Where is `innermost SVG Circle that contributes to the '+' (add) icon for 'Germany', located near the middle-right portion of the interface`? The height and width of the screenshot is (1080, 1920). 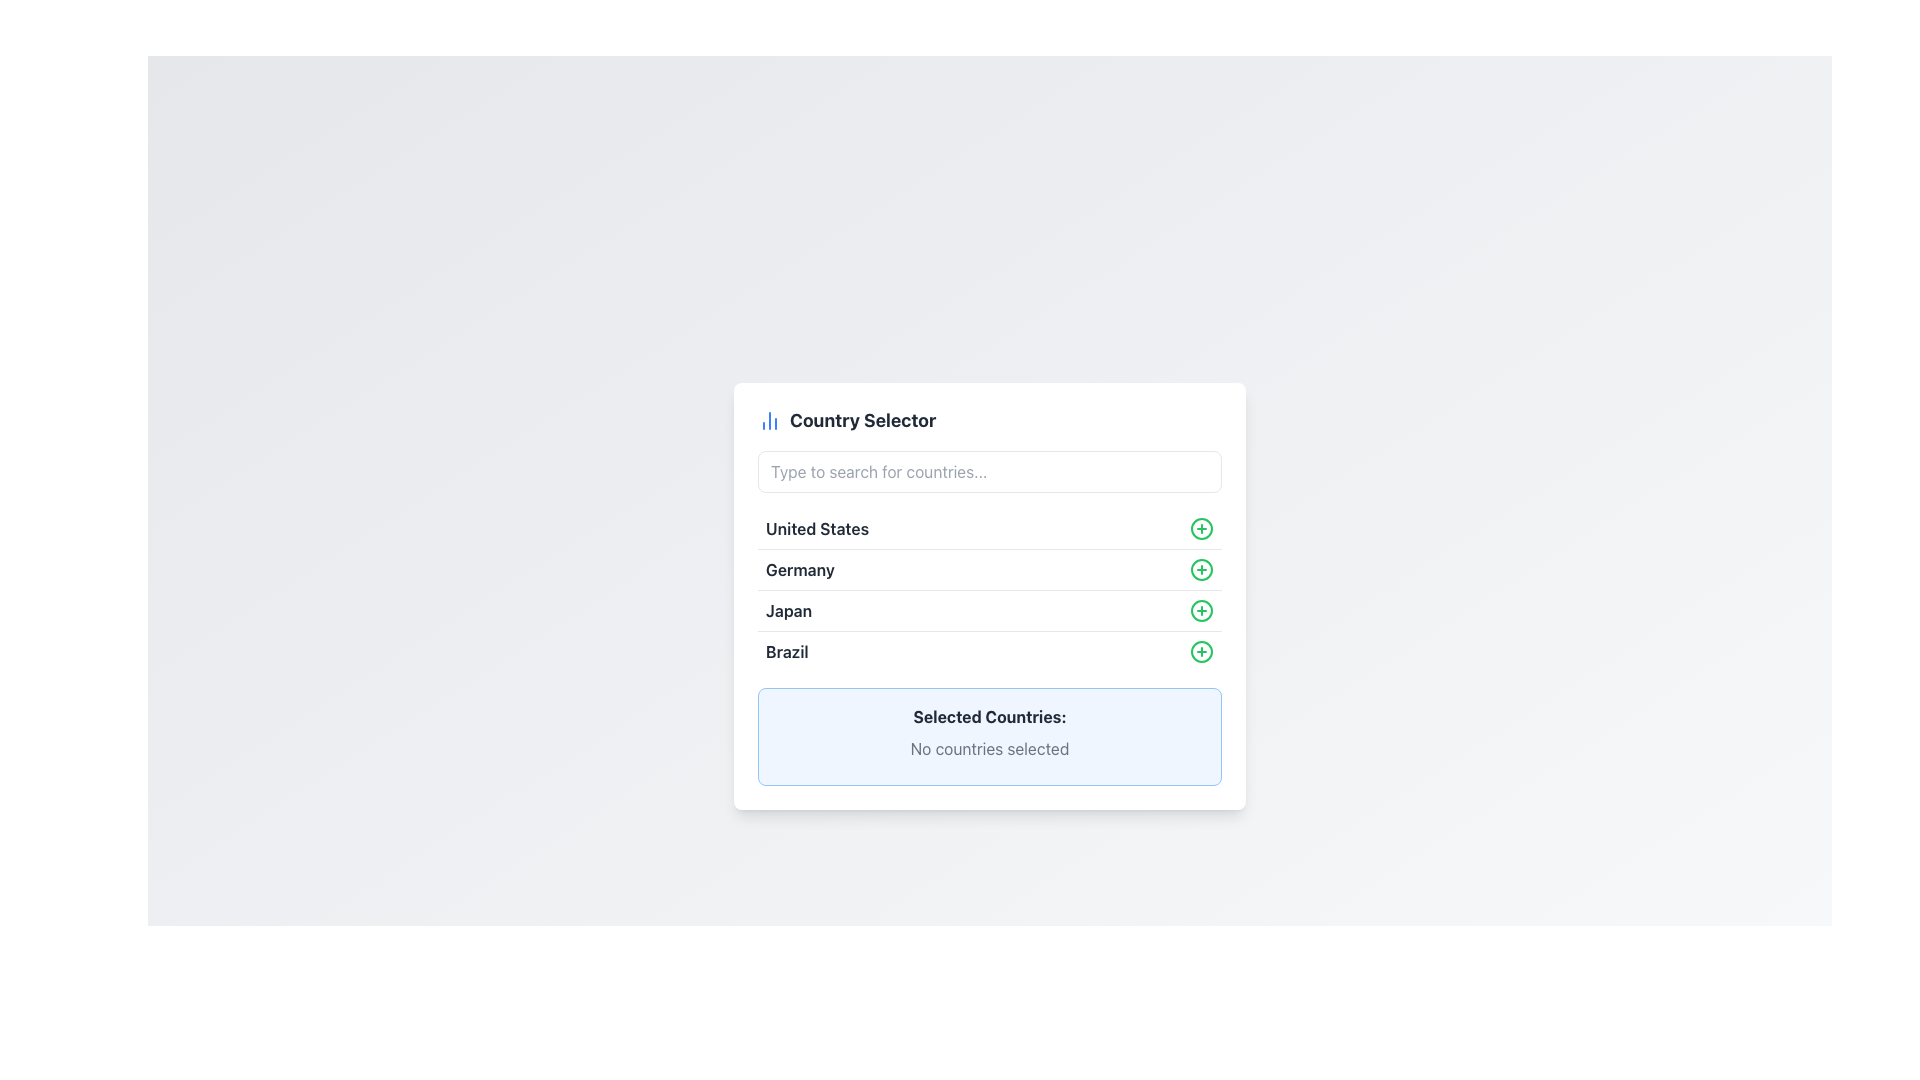 innermost SVG Circle that contributes to the '+' (add) icon for 'Germany', located near the middle-right portion of the interface is located at coordinates (1200, 527).